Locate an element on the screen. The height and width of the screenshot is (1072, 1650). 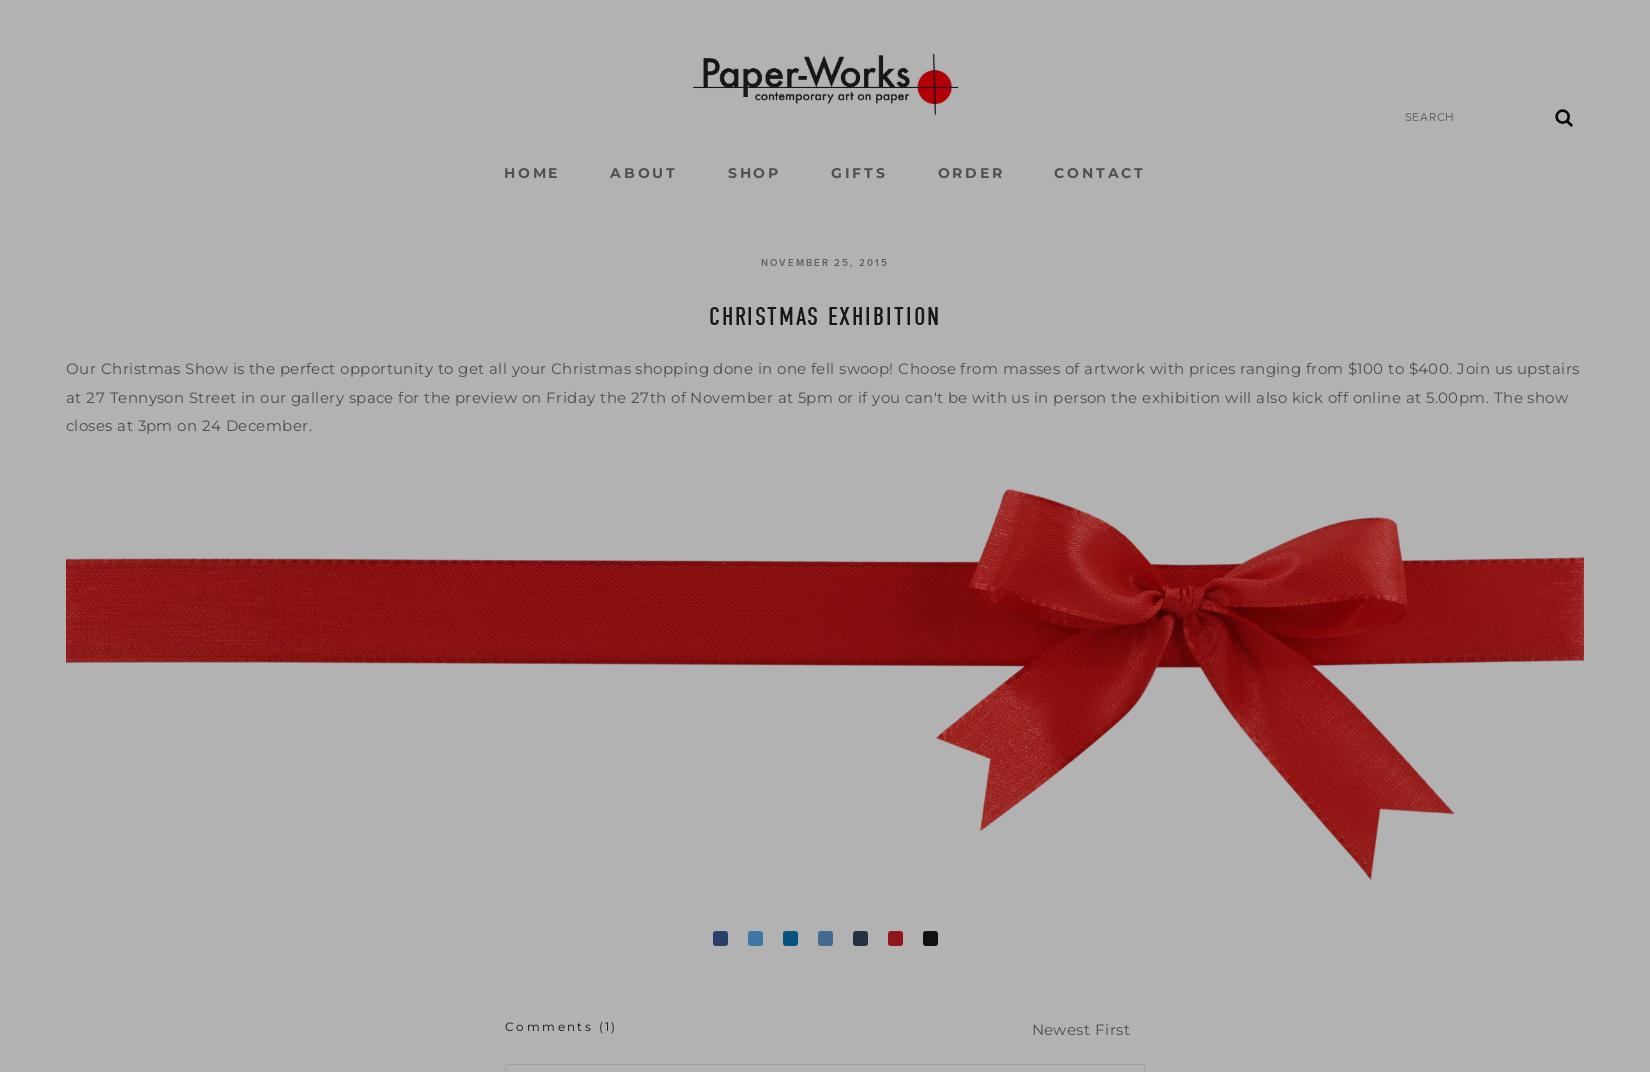
'Our Christmas Show is the perfect opportunity to get all your Christmas shopping done in one fell swoop! Choose from masses of artwork with prices ranging from $100 to $400. Join us upstairs at 27 Tennyson Street in our gallery space for the preview on Friday the 27th of November at 5pm or if you can't be with us in person the exhibition will also kick off online at 5.00pm. The show closes at 3pm on 24 December.' is located at coordinates (823, 396).